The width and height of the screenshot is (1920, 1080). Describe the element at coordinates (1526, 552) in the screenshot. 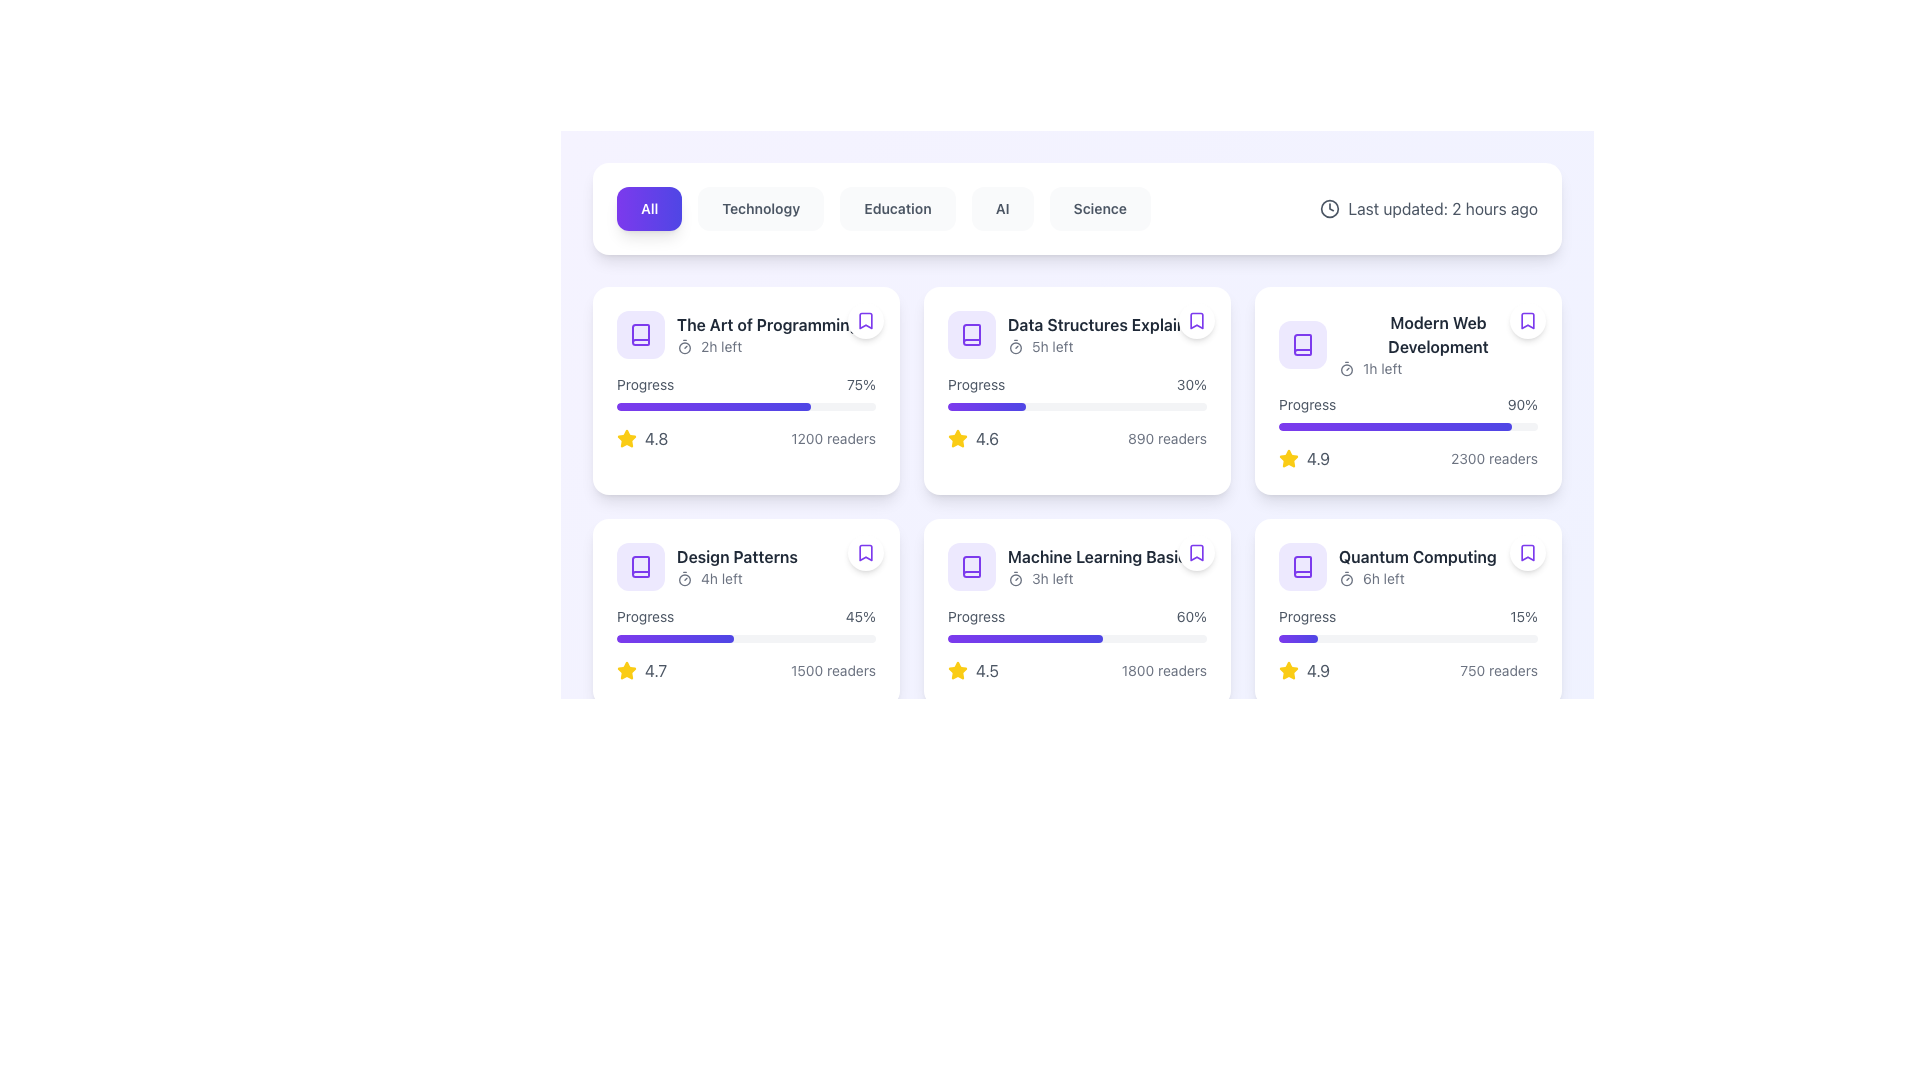

I see `the bookmark icon embedded within the button located in the top-right corner of the learning module card to bookmark the module` at that location.